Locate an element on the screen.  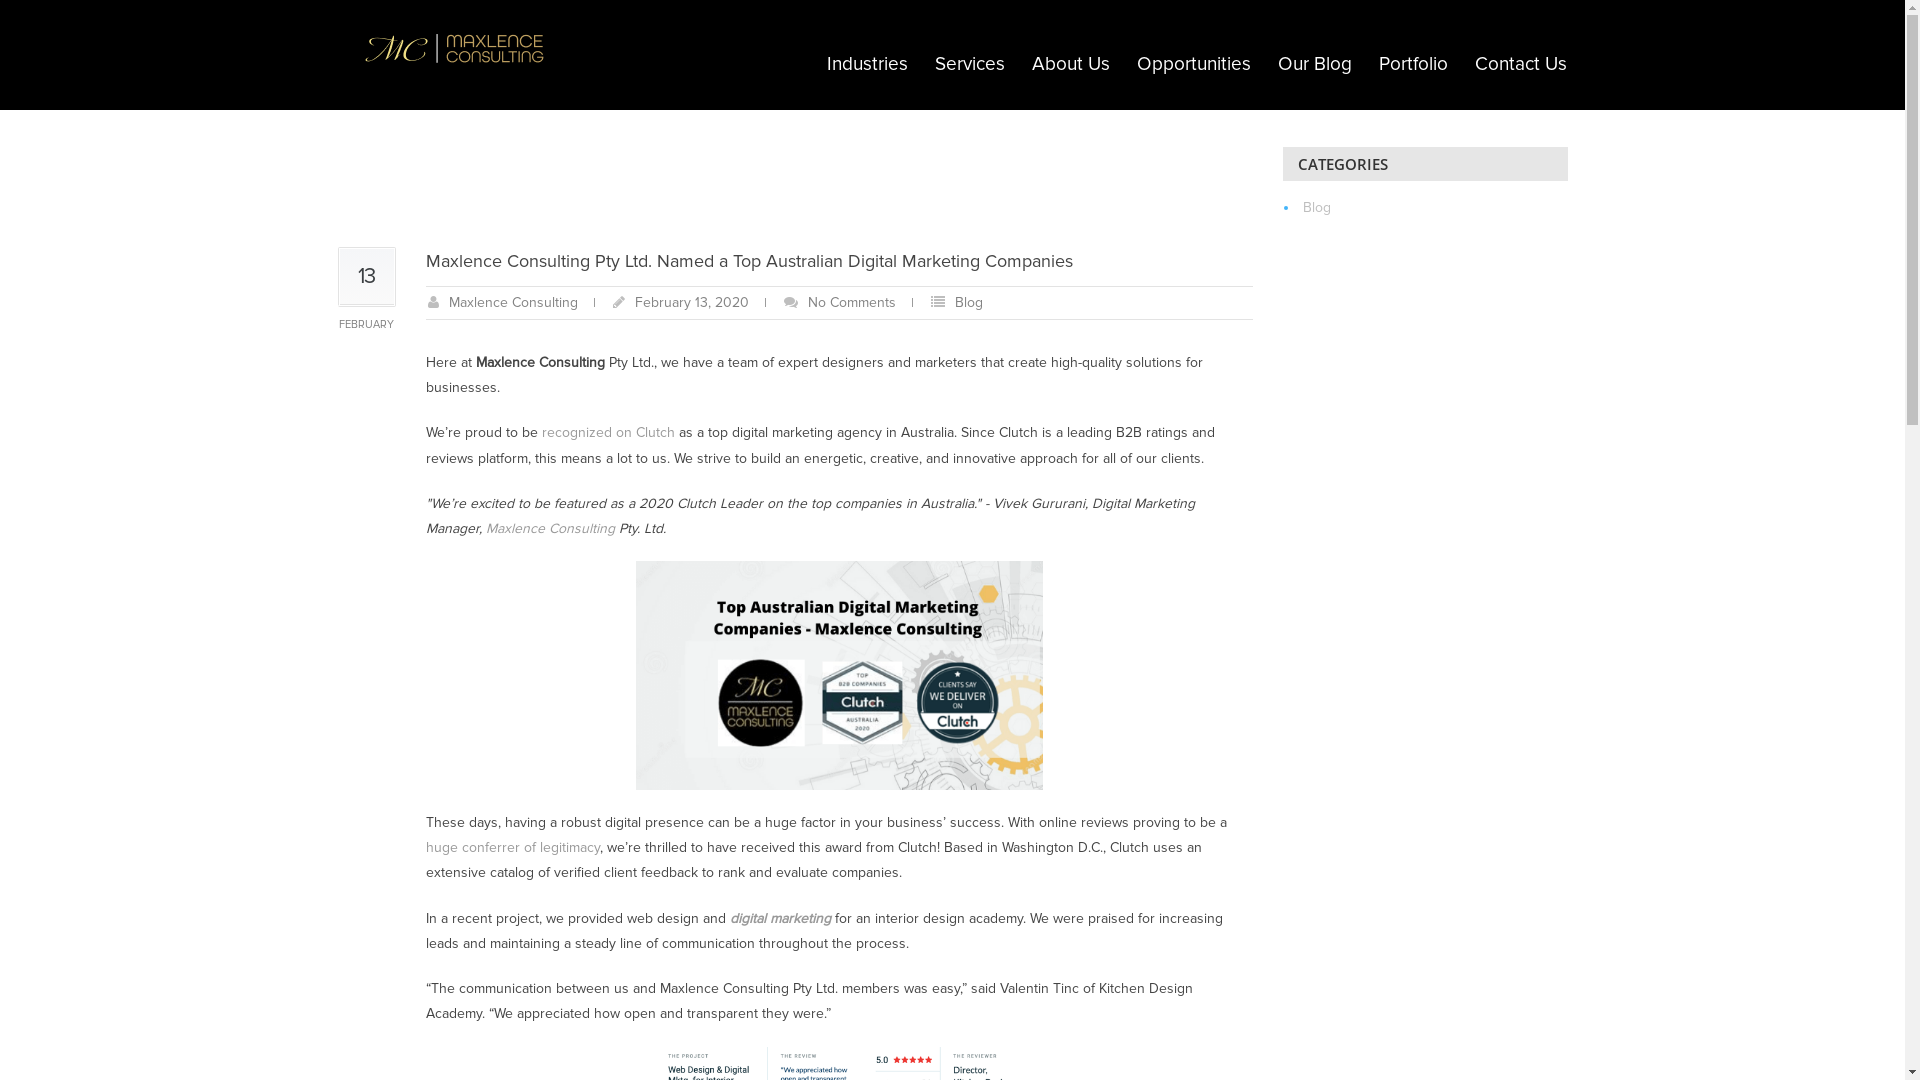
'Services' is located at coordinates (969, 63).